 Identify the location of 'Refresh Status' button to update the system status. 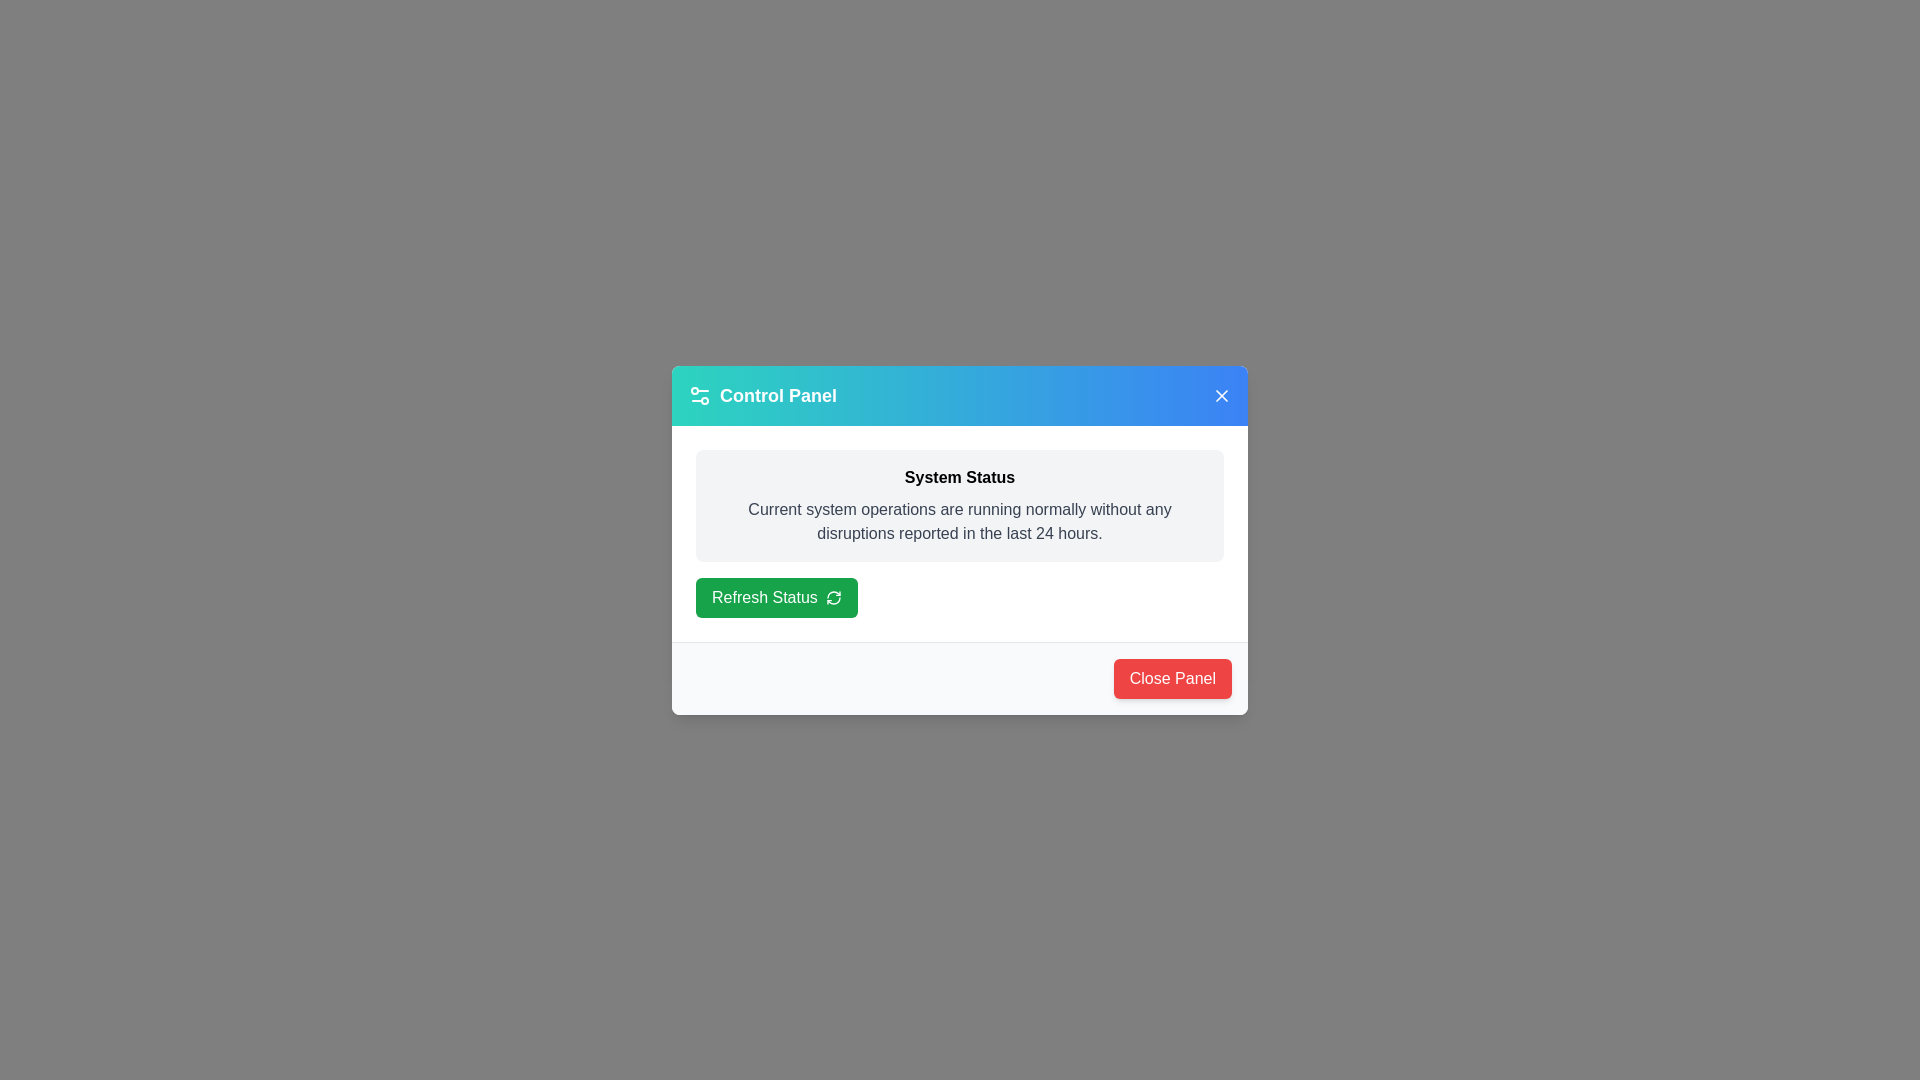
(775, 596).